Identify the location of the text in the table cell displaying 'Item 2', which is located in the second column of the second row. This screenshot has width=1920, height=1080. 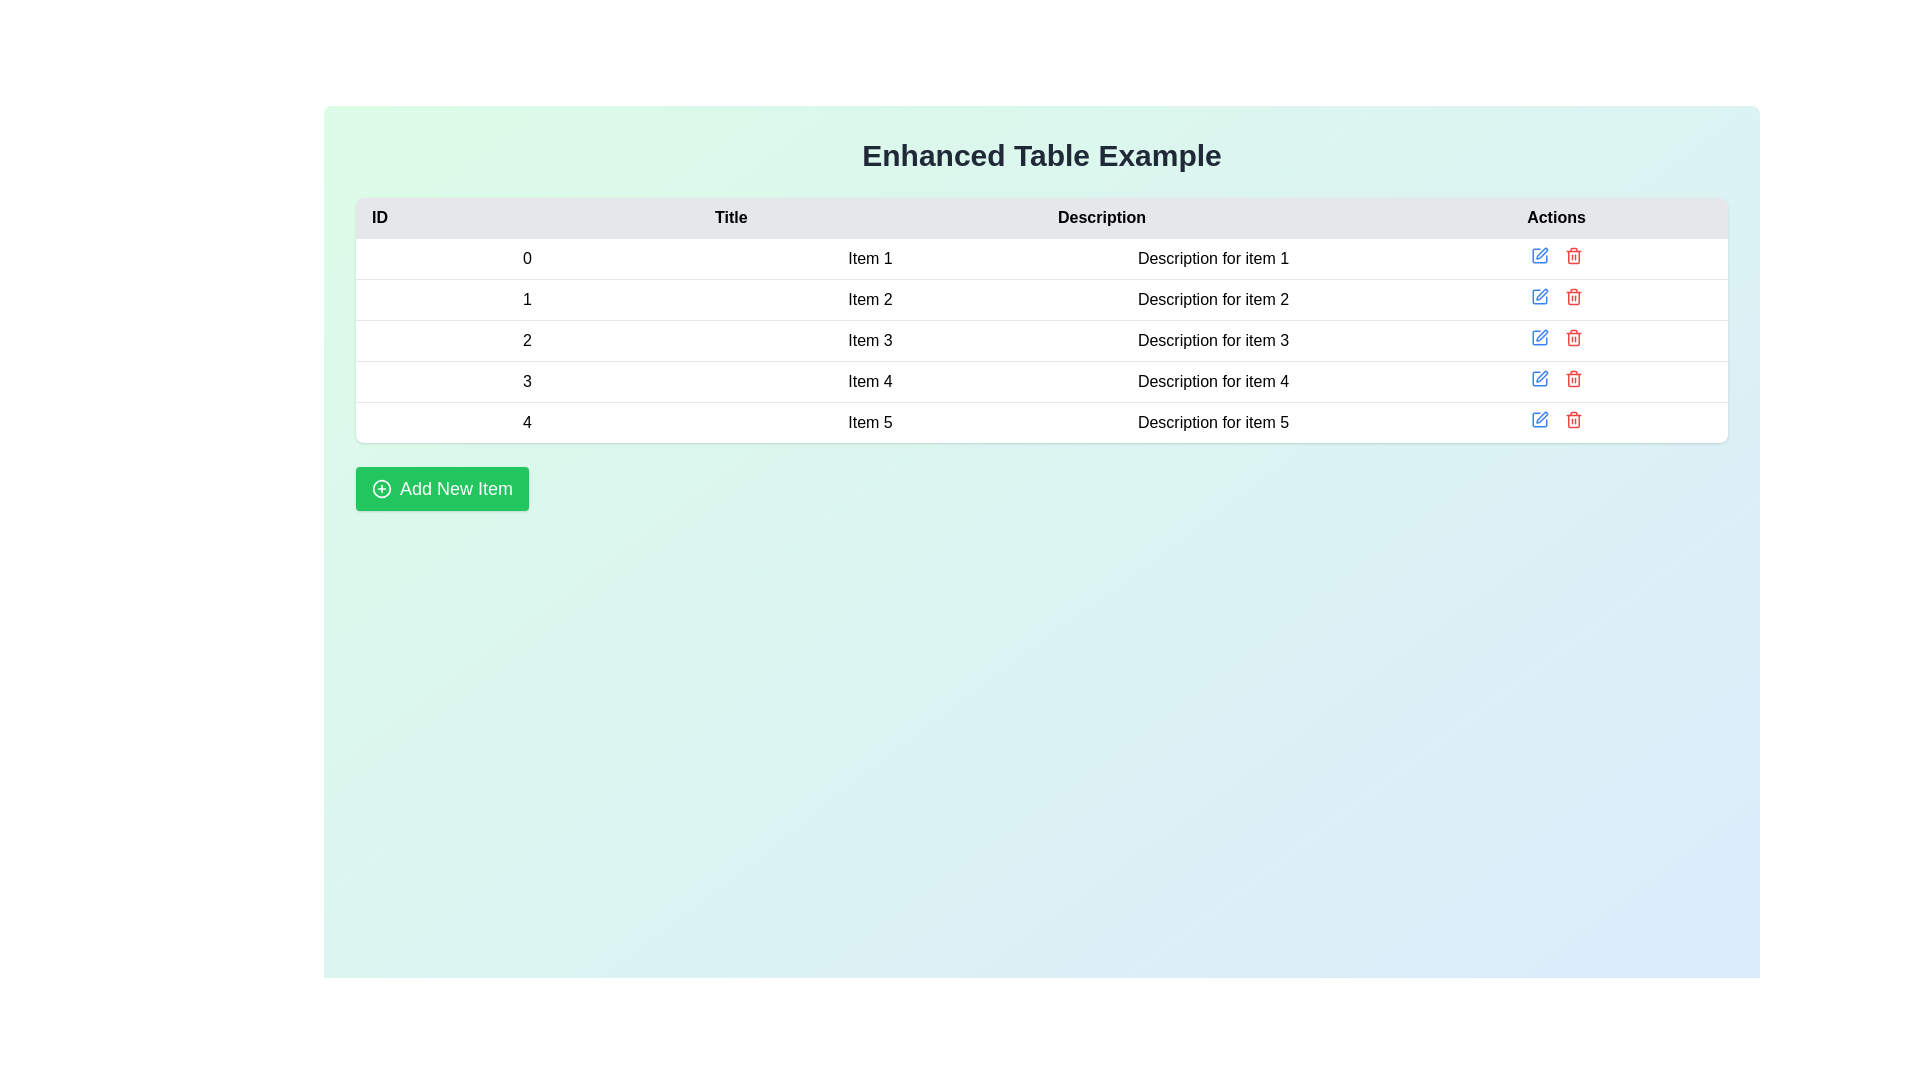
(870, 300).